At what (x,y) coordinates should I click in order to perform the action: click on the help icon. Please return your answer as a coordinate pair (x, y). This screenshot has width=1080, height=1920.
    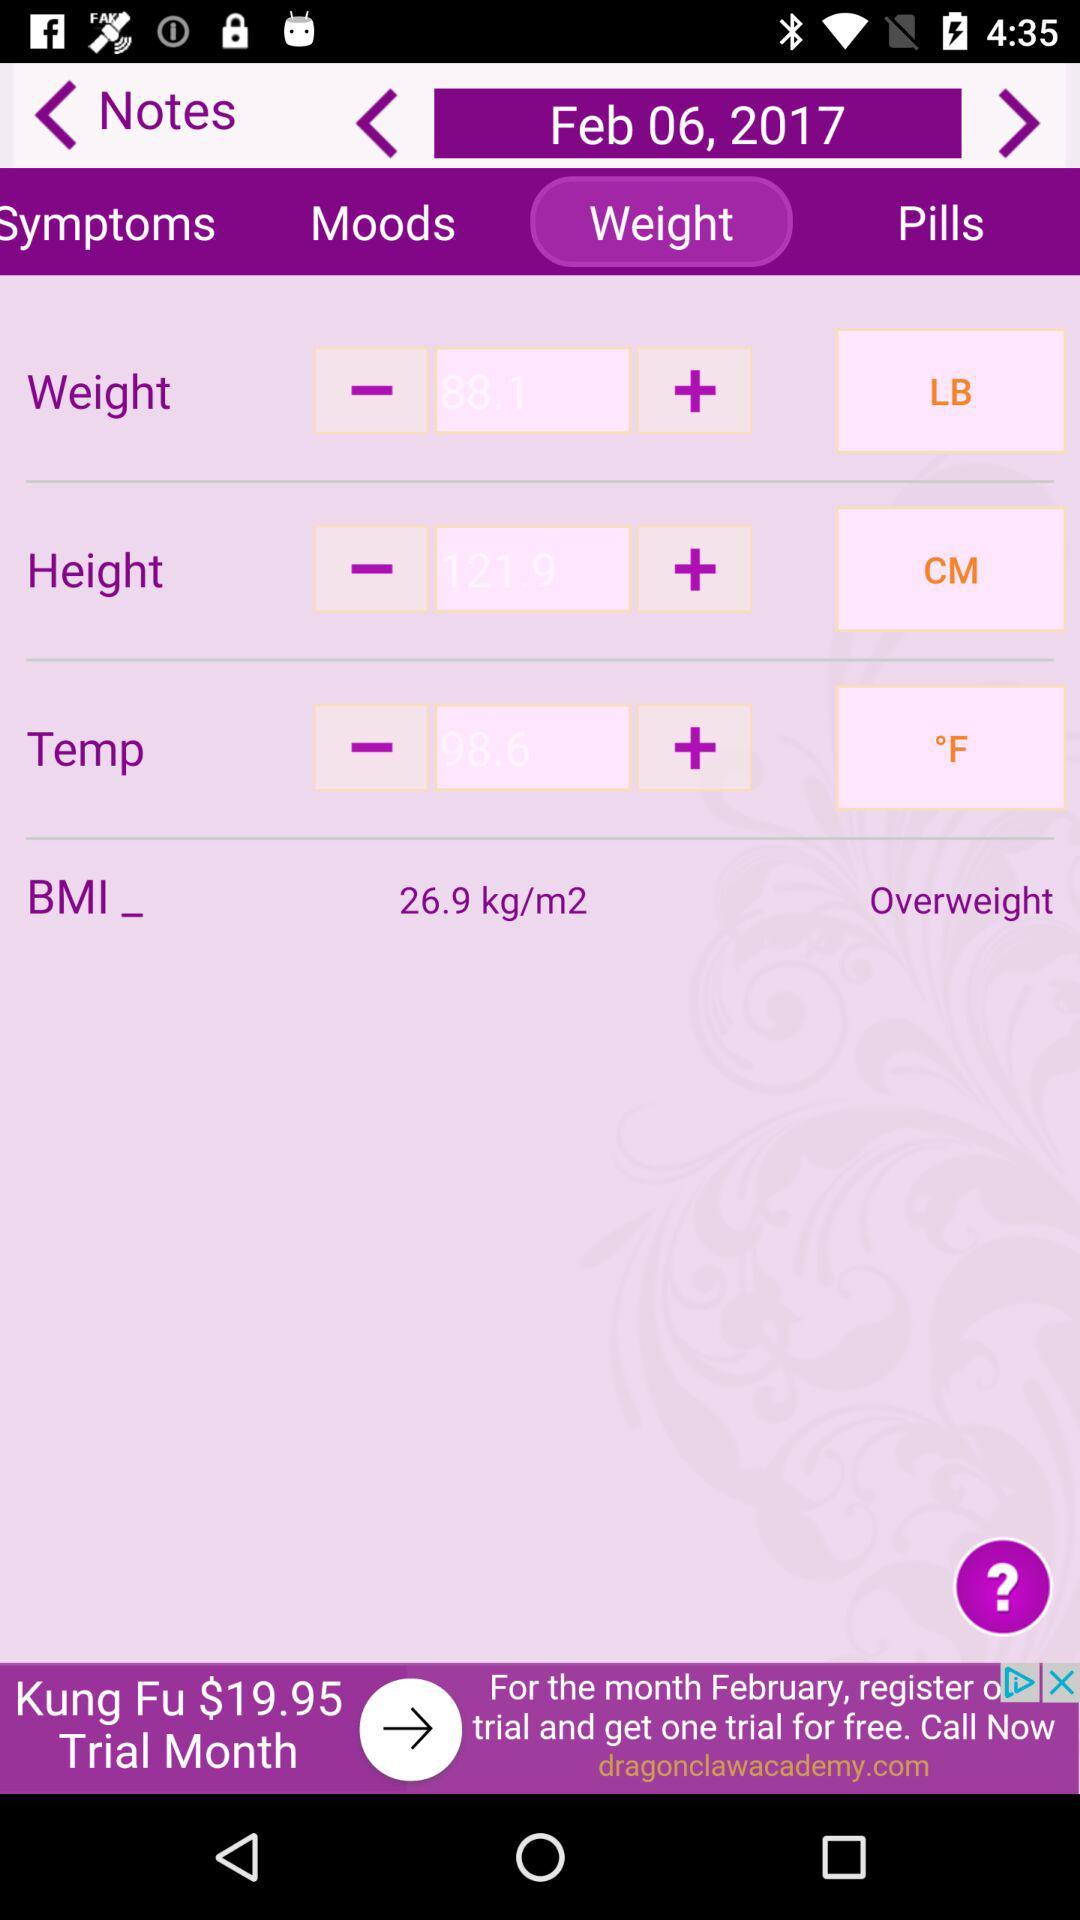
    Looking at the image, I should click on (1003, 1584).